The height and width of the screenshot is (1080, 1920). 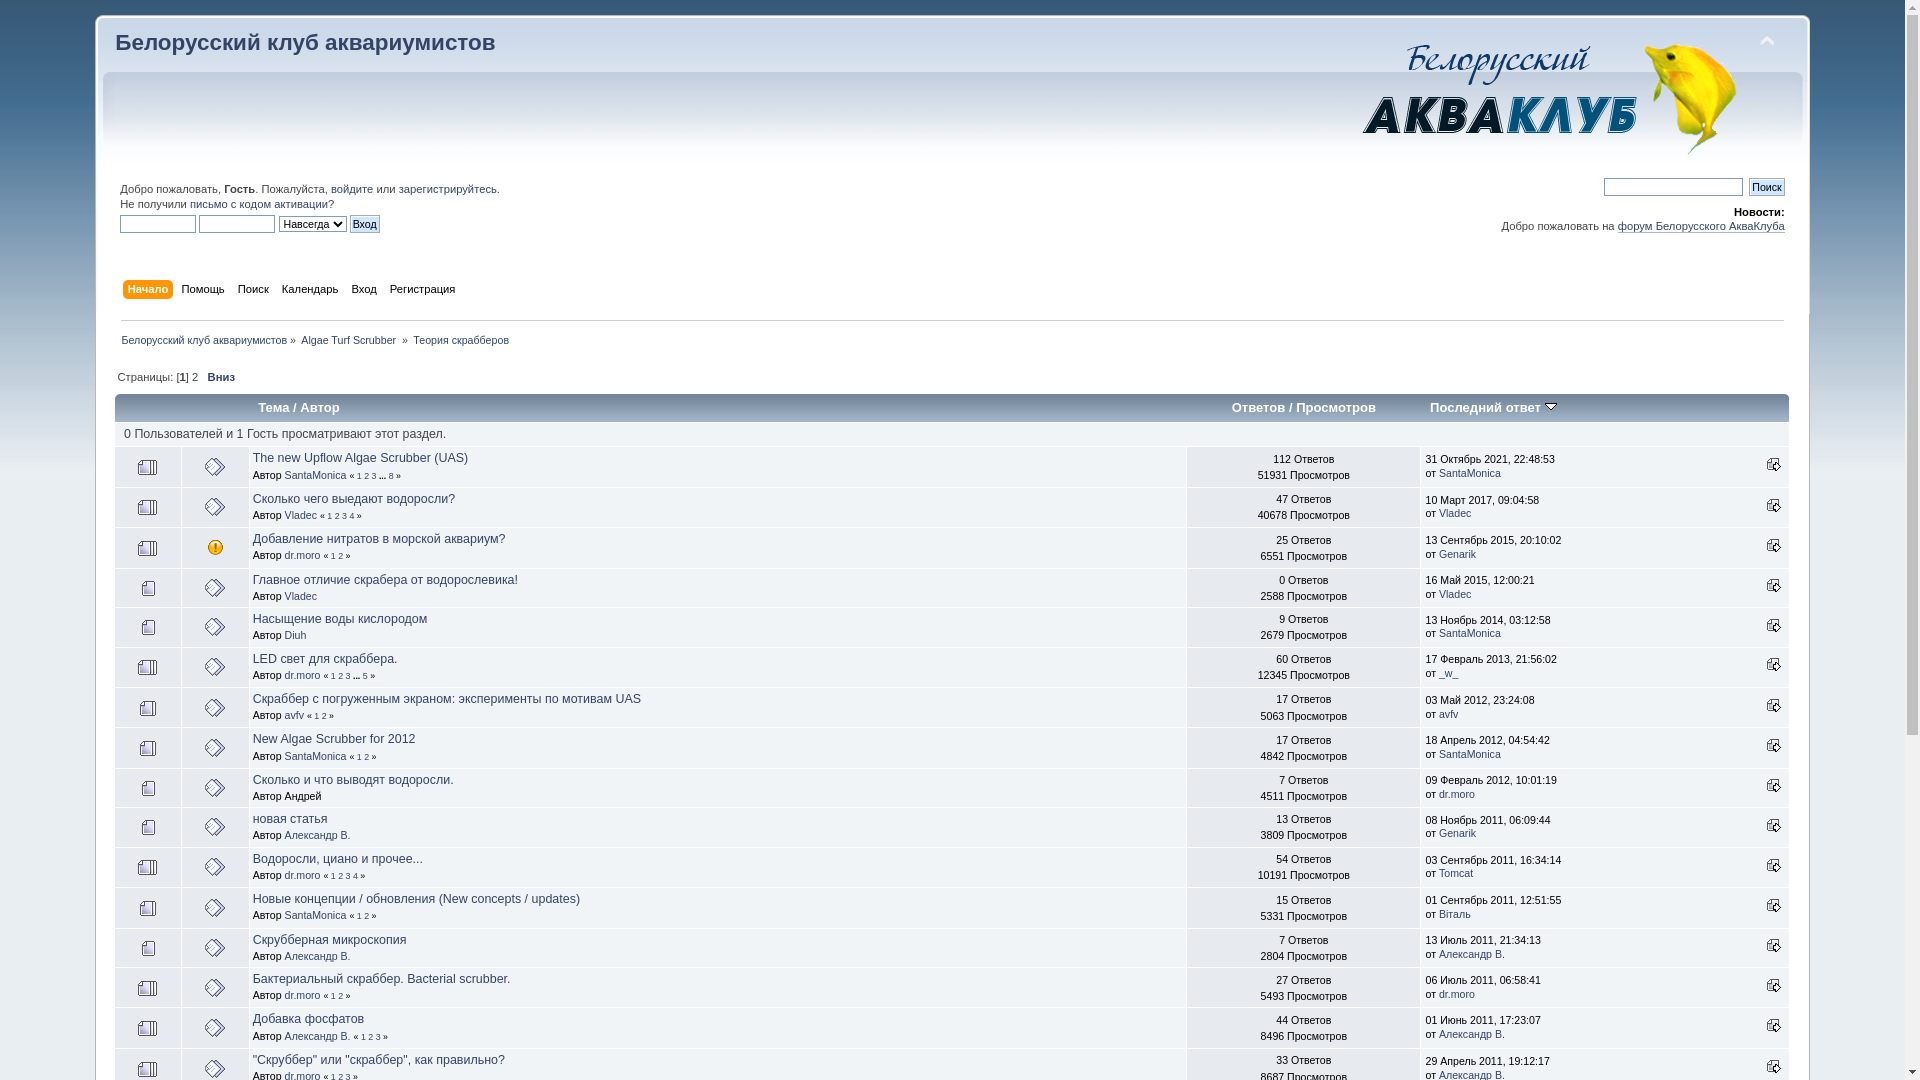 What do you see at coordinates (358, 675) in the screenshot?
I see `'...'` at bounding box center [358, 675].